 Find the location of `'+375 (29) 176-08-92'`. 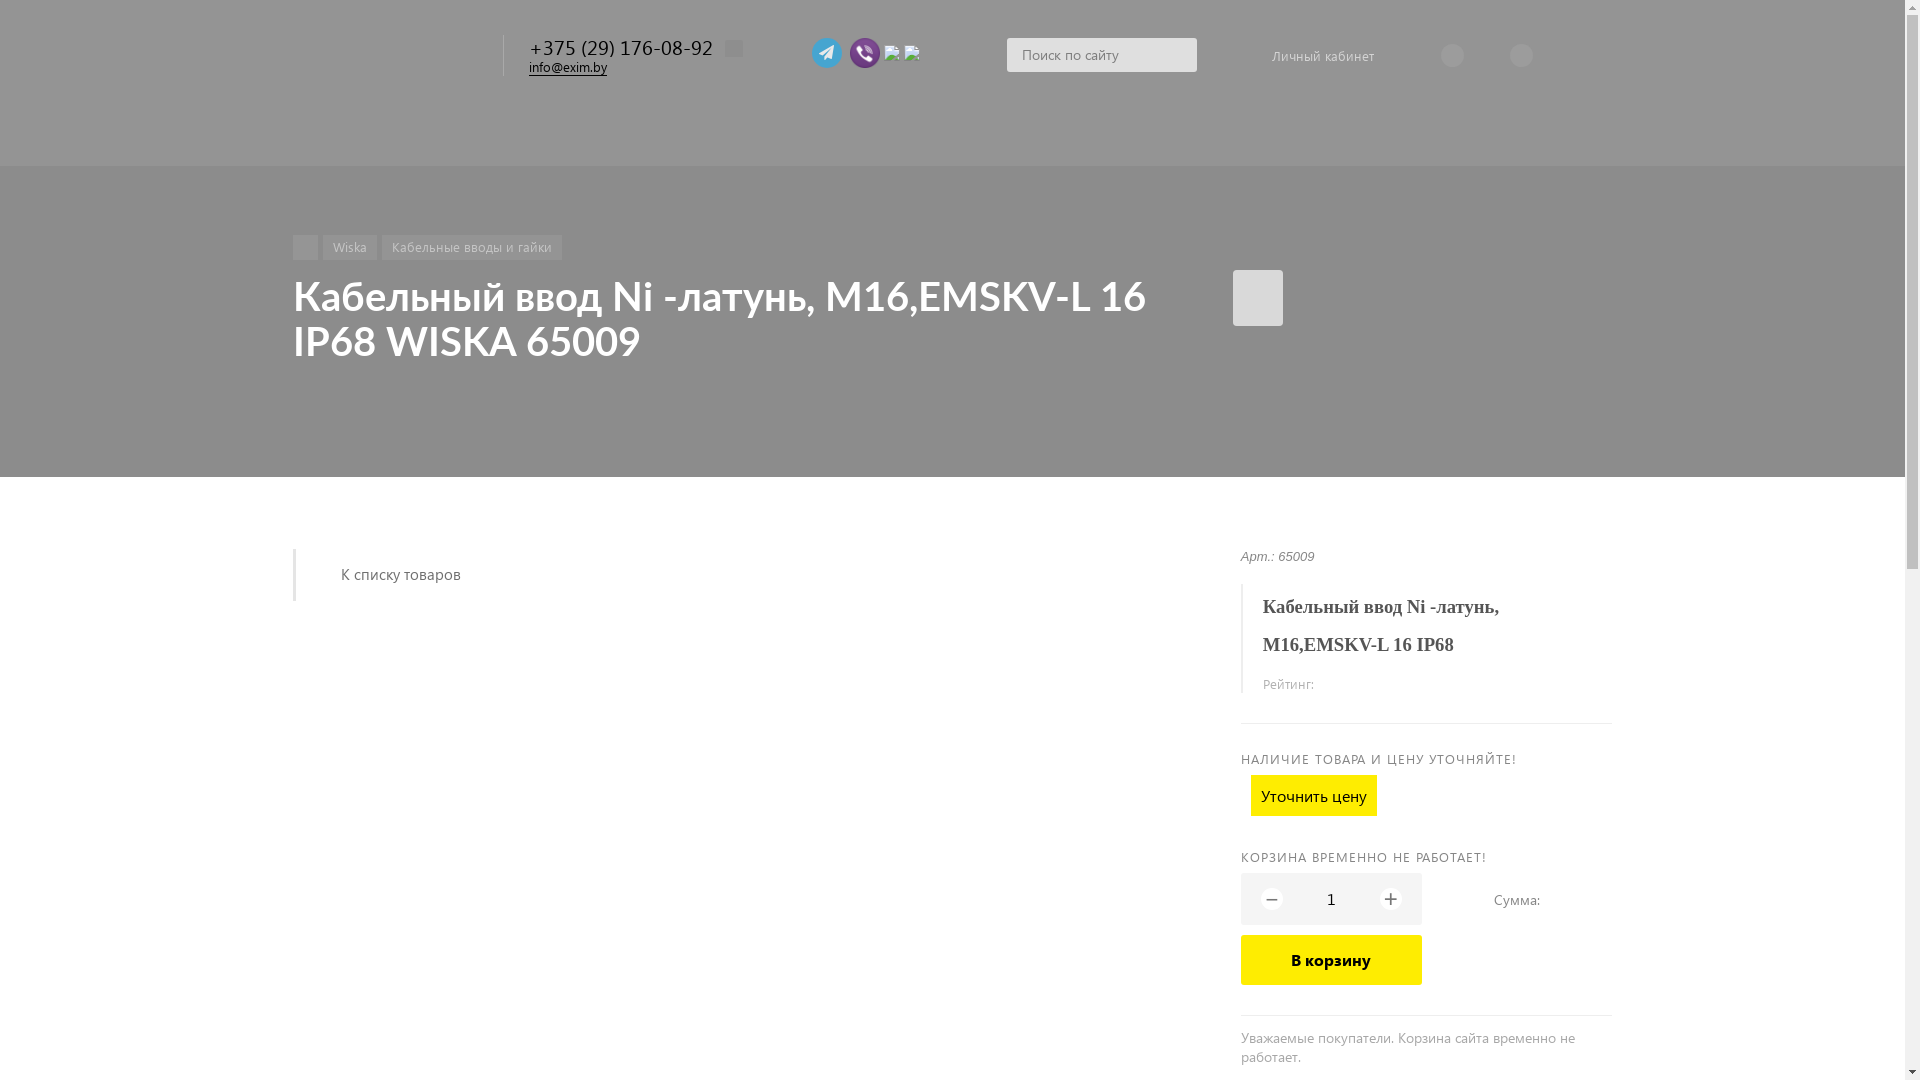

'+375 (29) 176-08-92' is located at coordinates (618, 45).